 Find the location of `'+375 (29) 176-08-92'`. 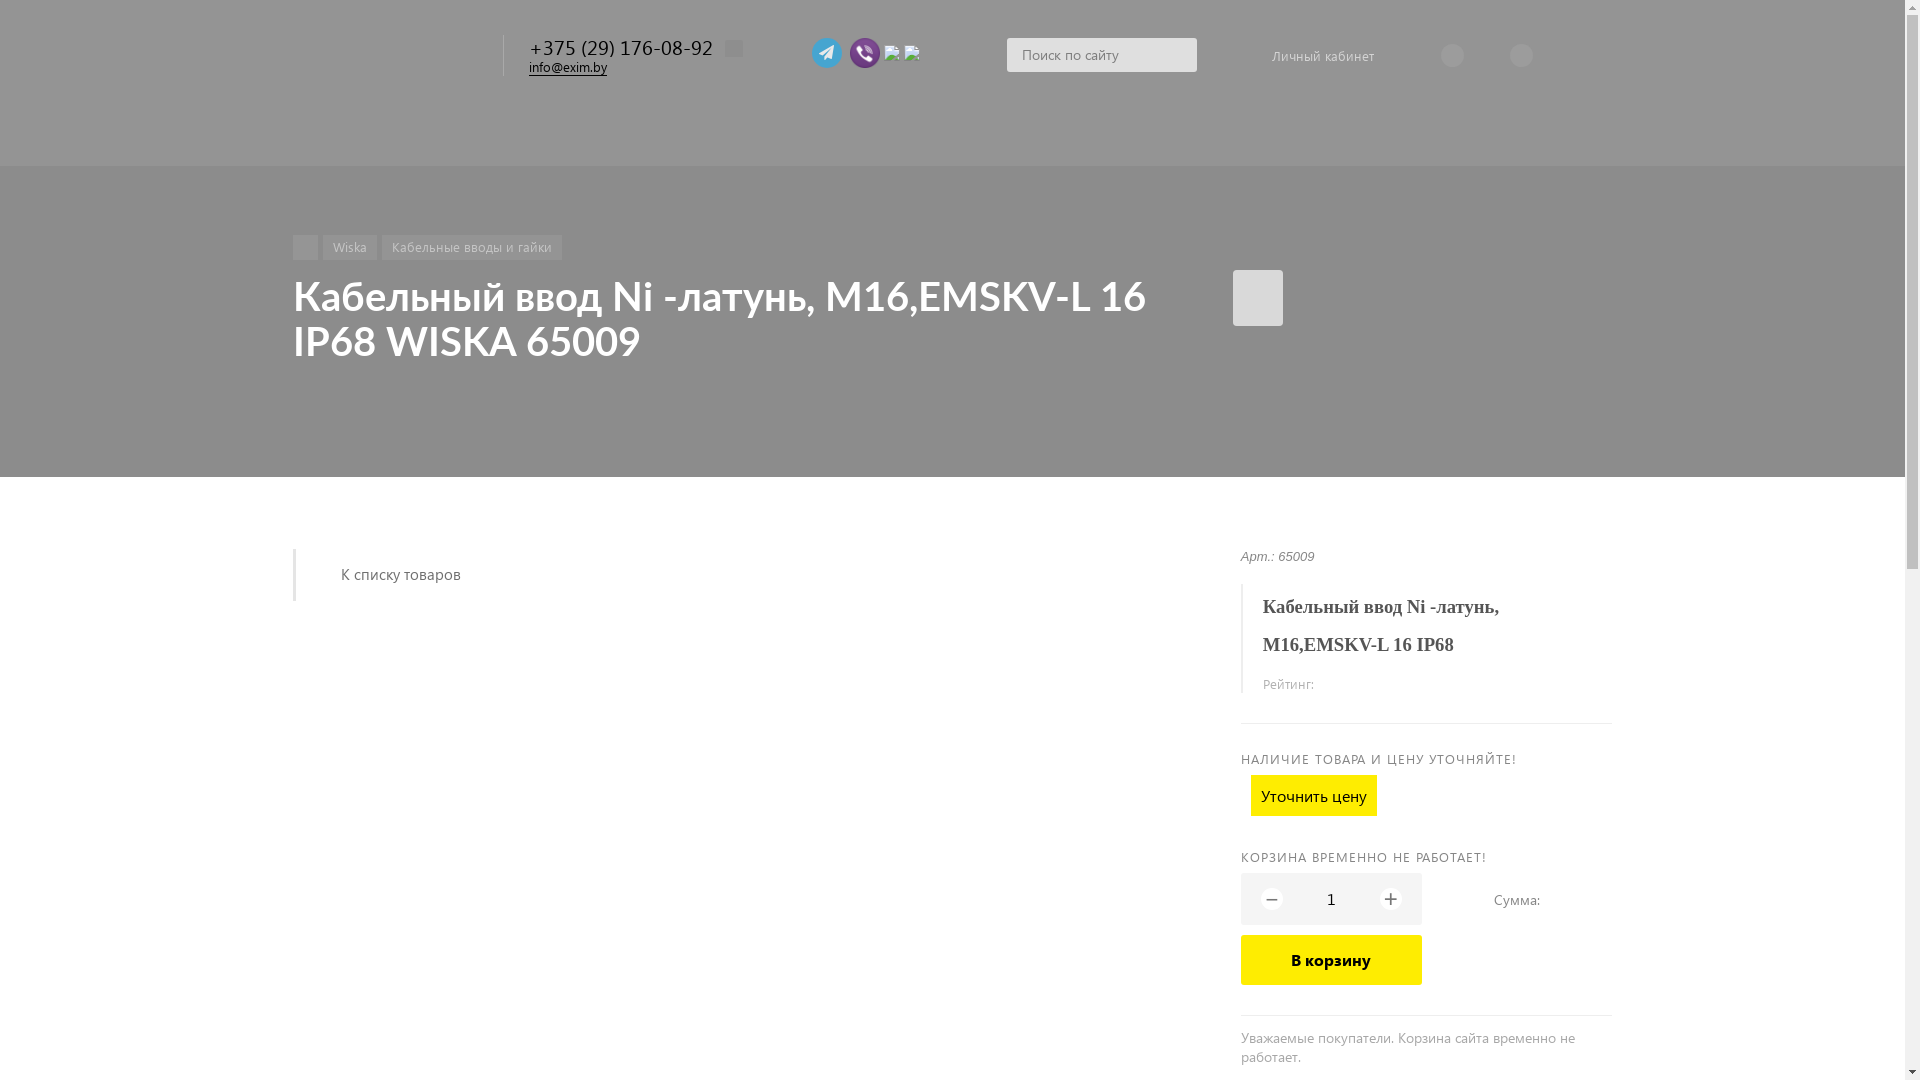

'+375 (29) 176-08-92' is located at coordinates (618, 45).